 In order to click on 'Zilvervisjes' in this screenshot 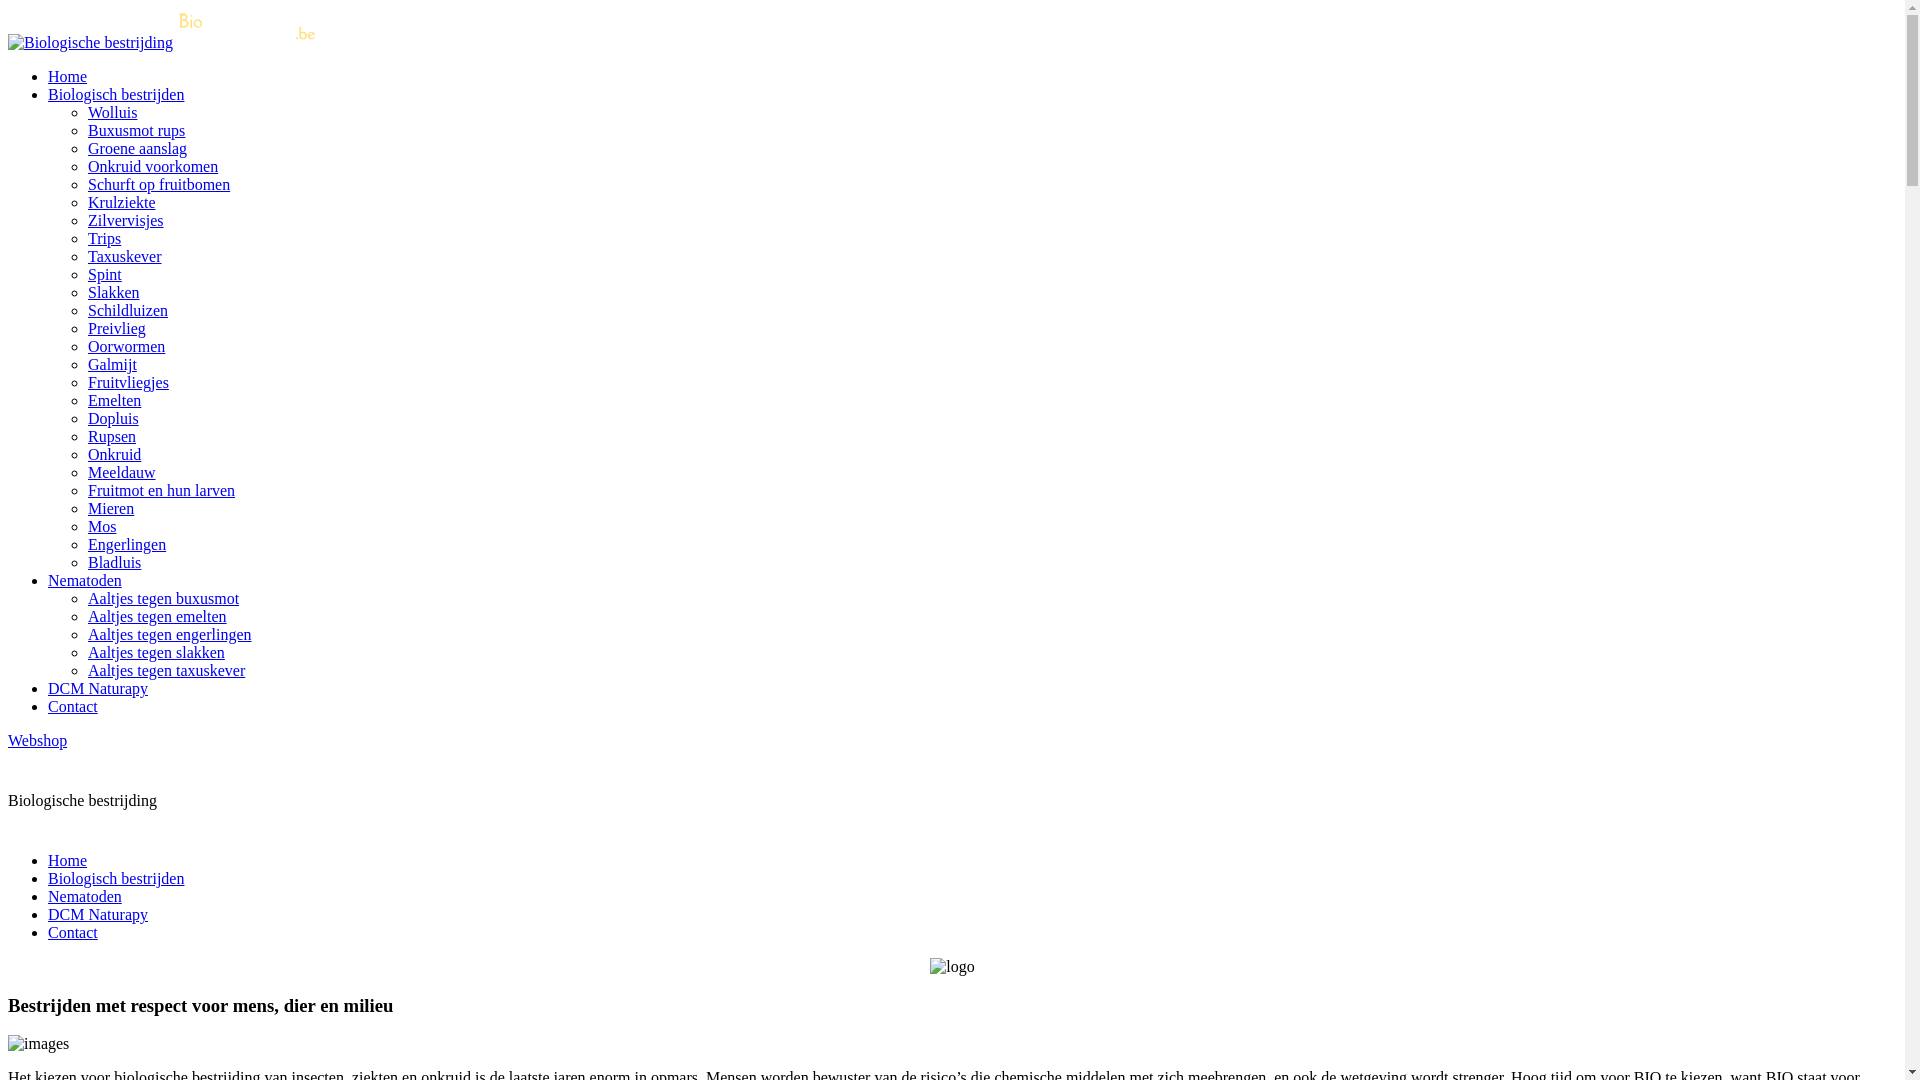, I will do `click(124, 220)`.